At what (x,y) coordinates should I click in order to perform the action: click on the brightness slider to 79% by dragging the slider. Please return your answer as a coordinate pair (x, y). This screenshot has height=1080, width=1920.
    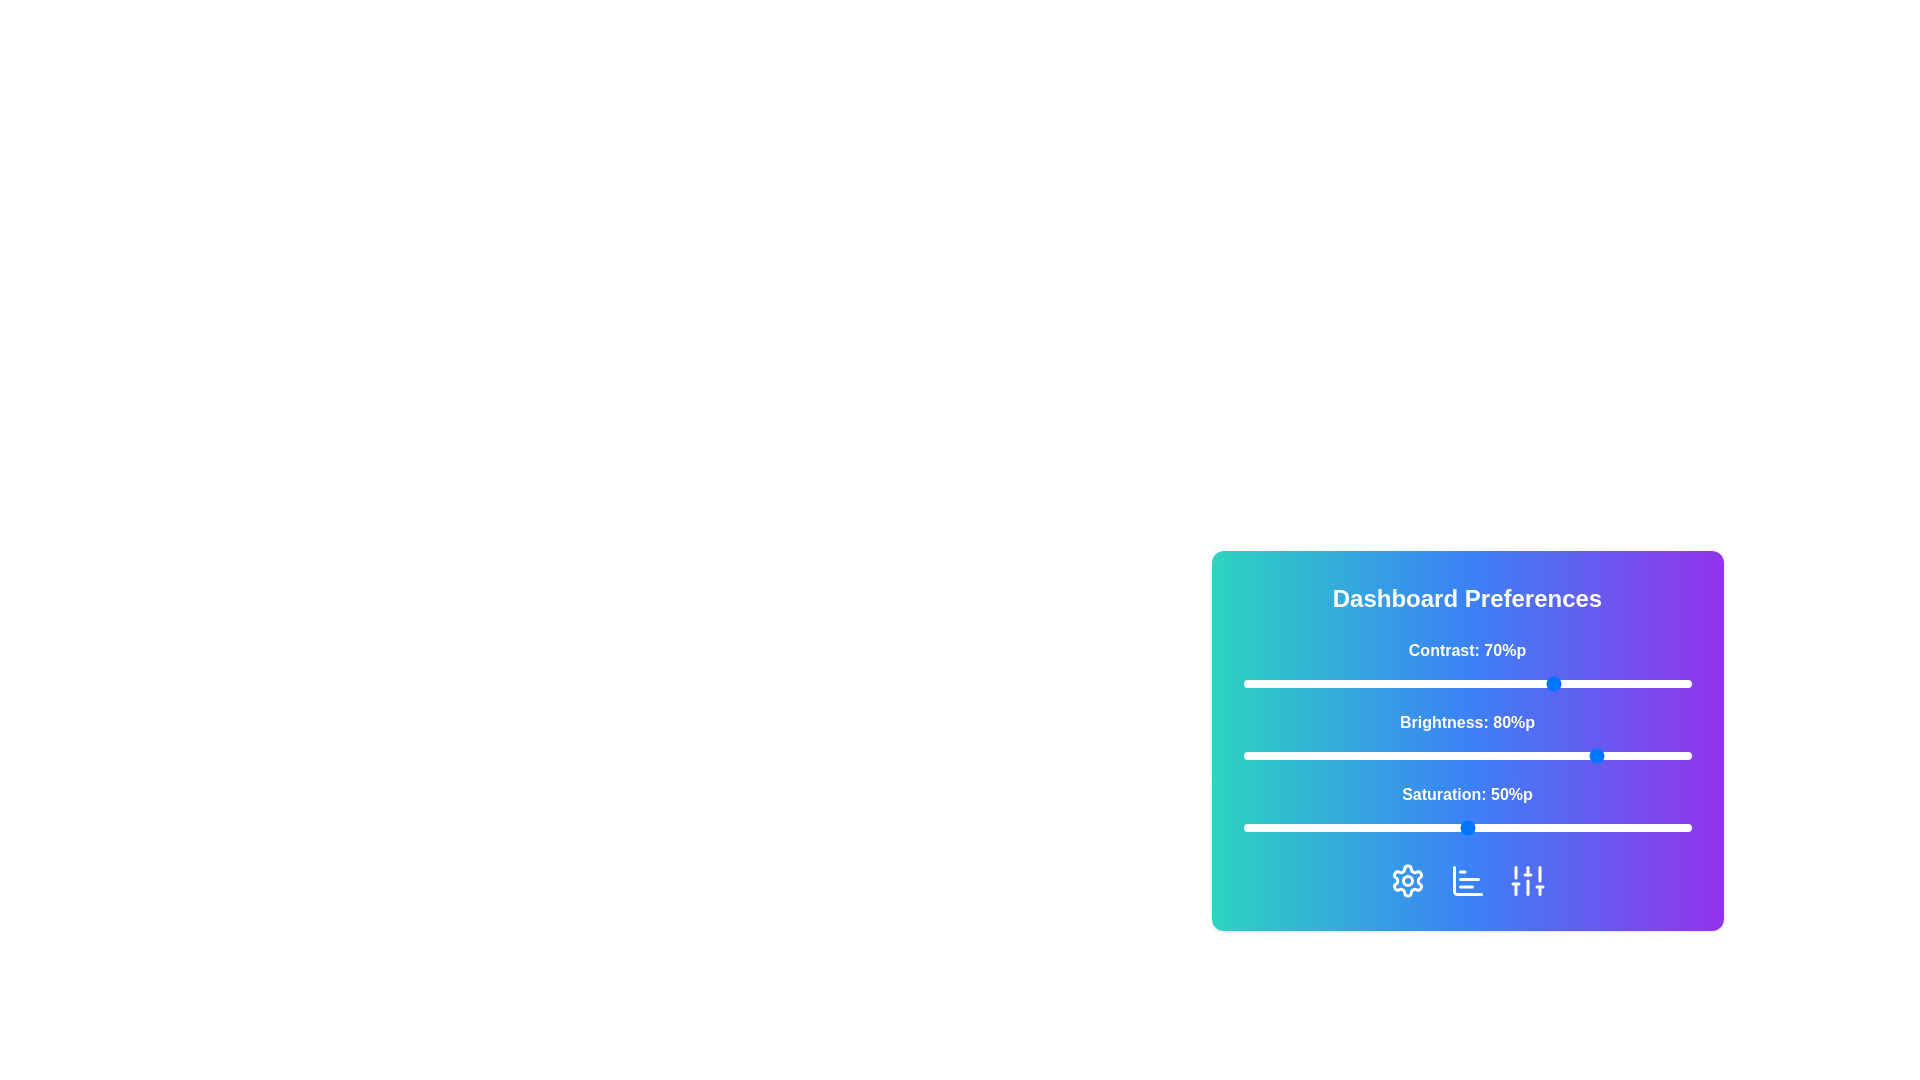
    Looking at the image, I should click on (1596, 756).